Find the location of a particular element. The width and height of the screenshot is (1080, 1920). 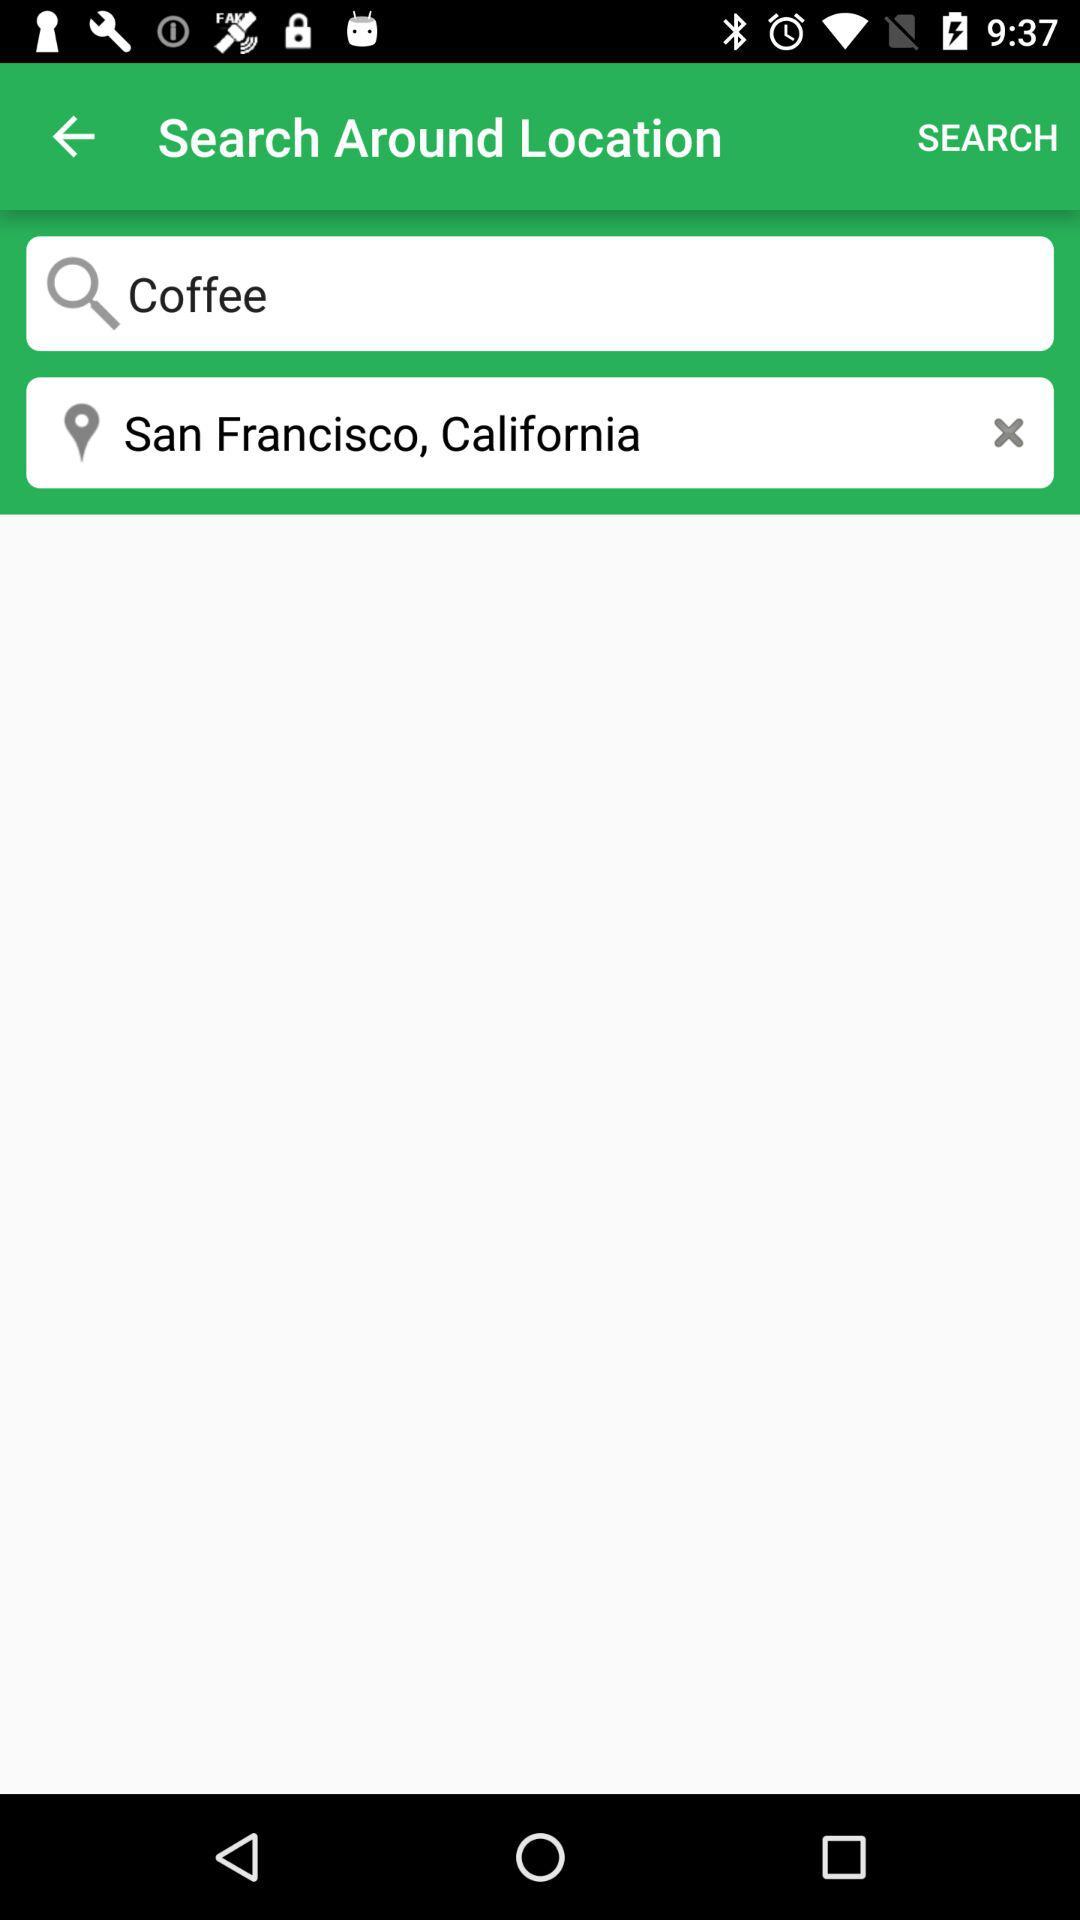

coffee icon is located at coordinates (540, 292).